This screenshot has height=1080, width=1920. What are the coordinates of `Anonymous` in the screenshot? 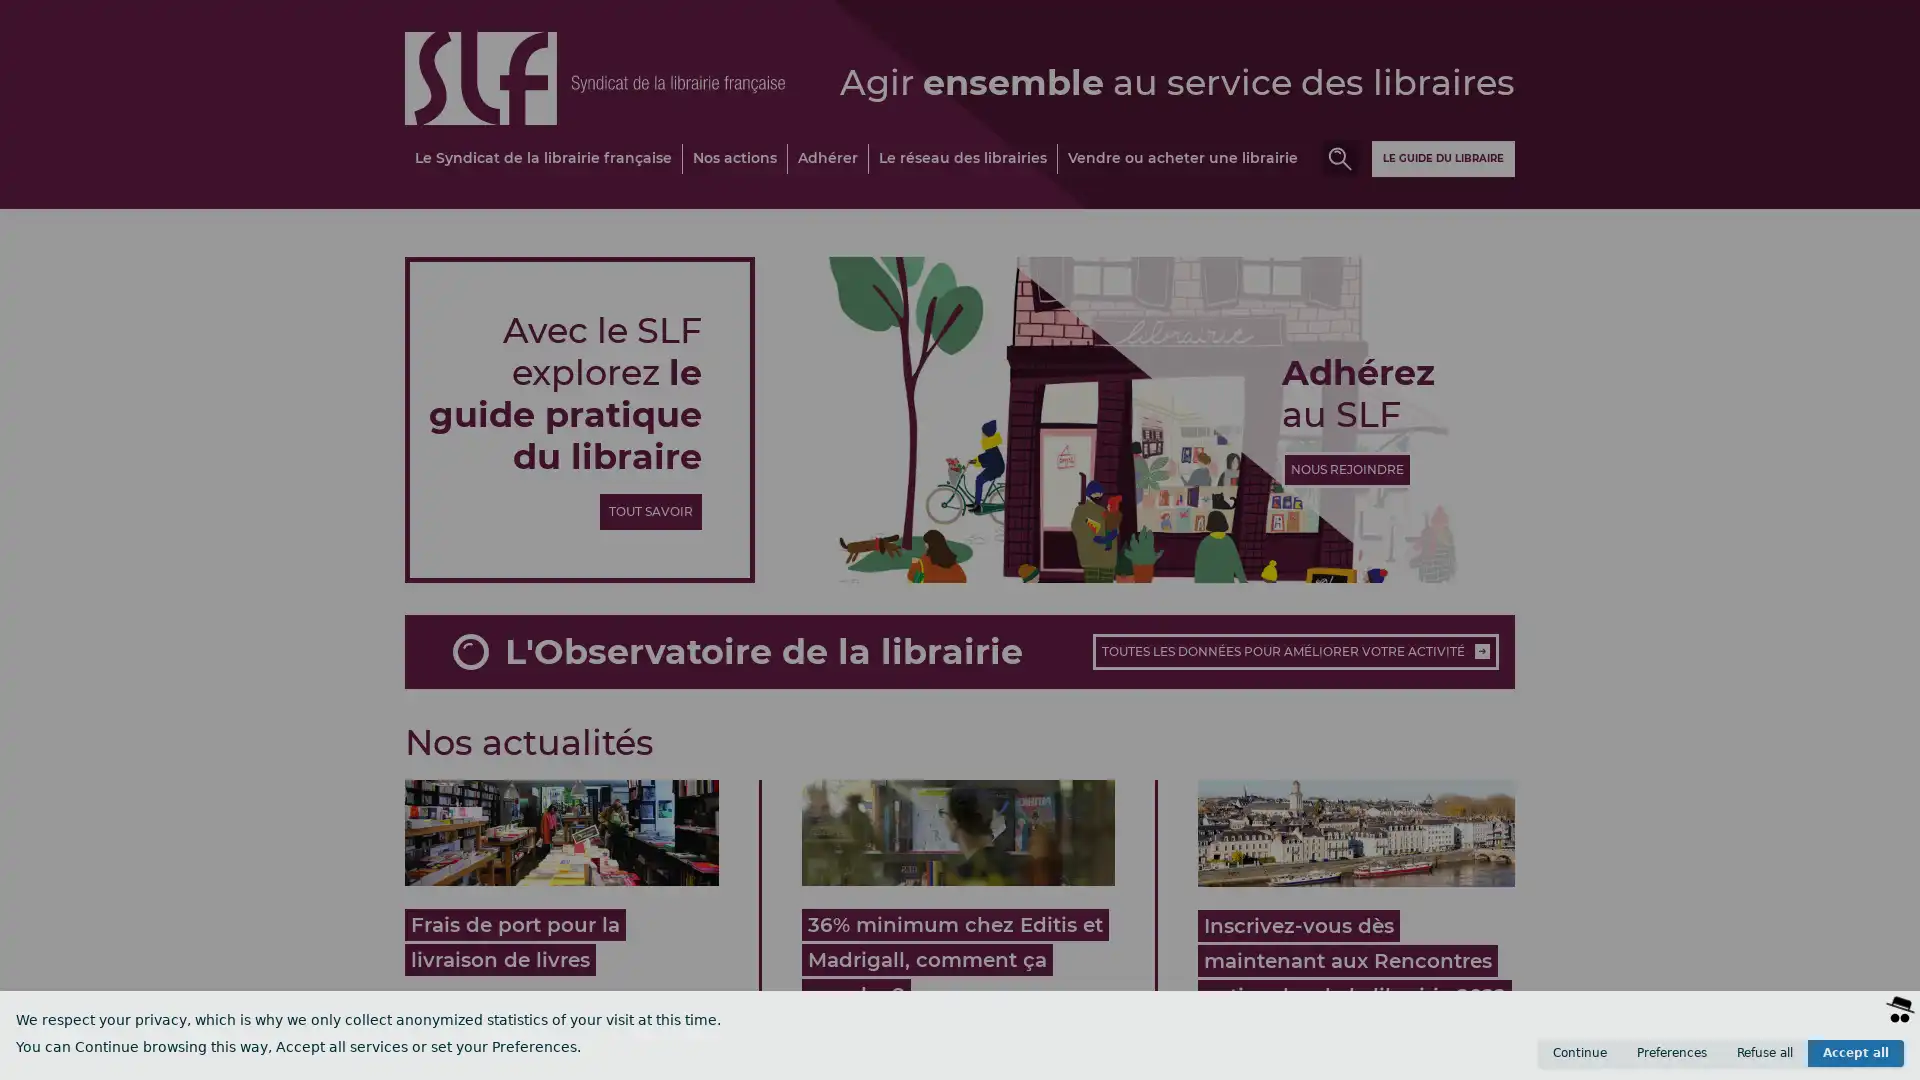 It's located at (1710, 1059).